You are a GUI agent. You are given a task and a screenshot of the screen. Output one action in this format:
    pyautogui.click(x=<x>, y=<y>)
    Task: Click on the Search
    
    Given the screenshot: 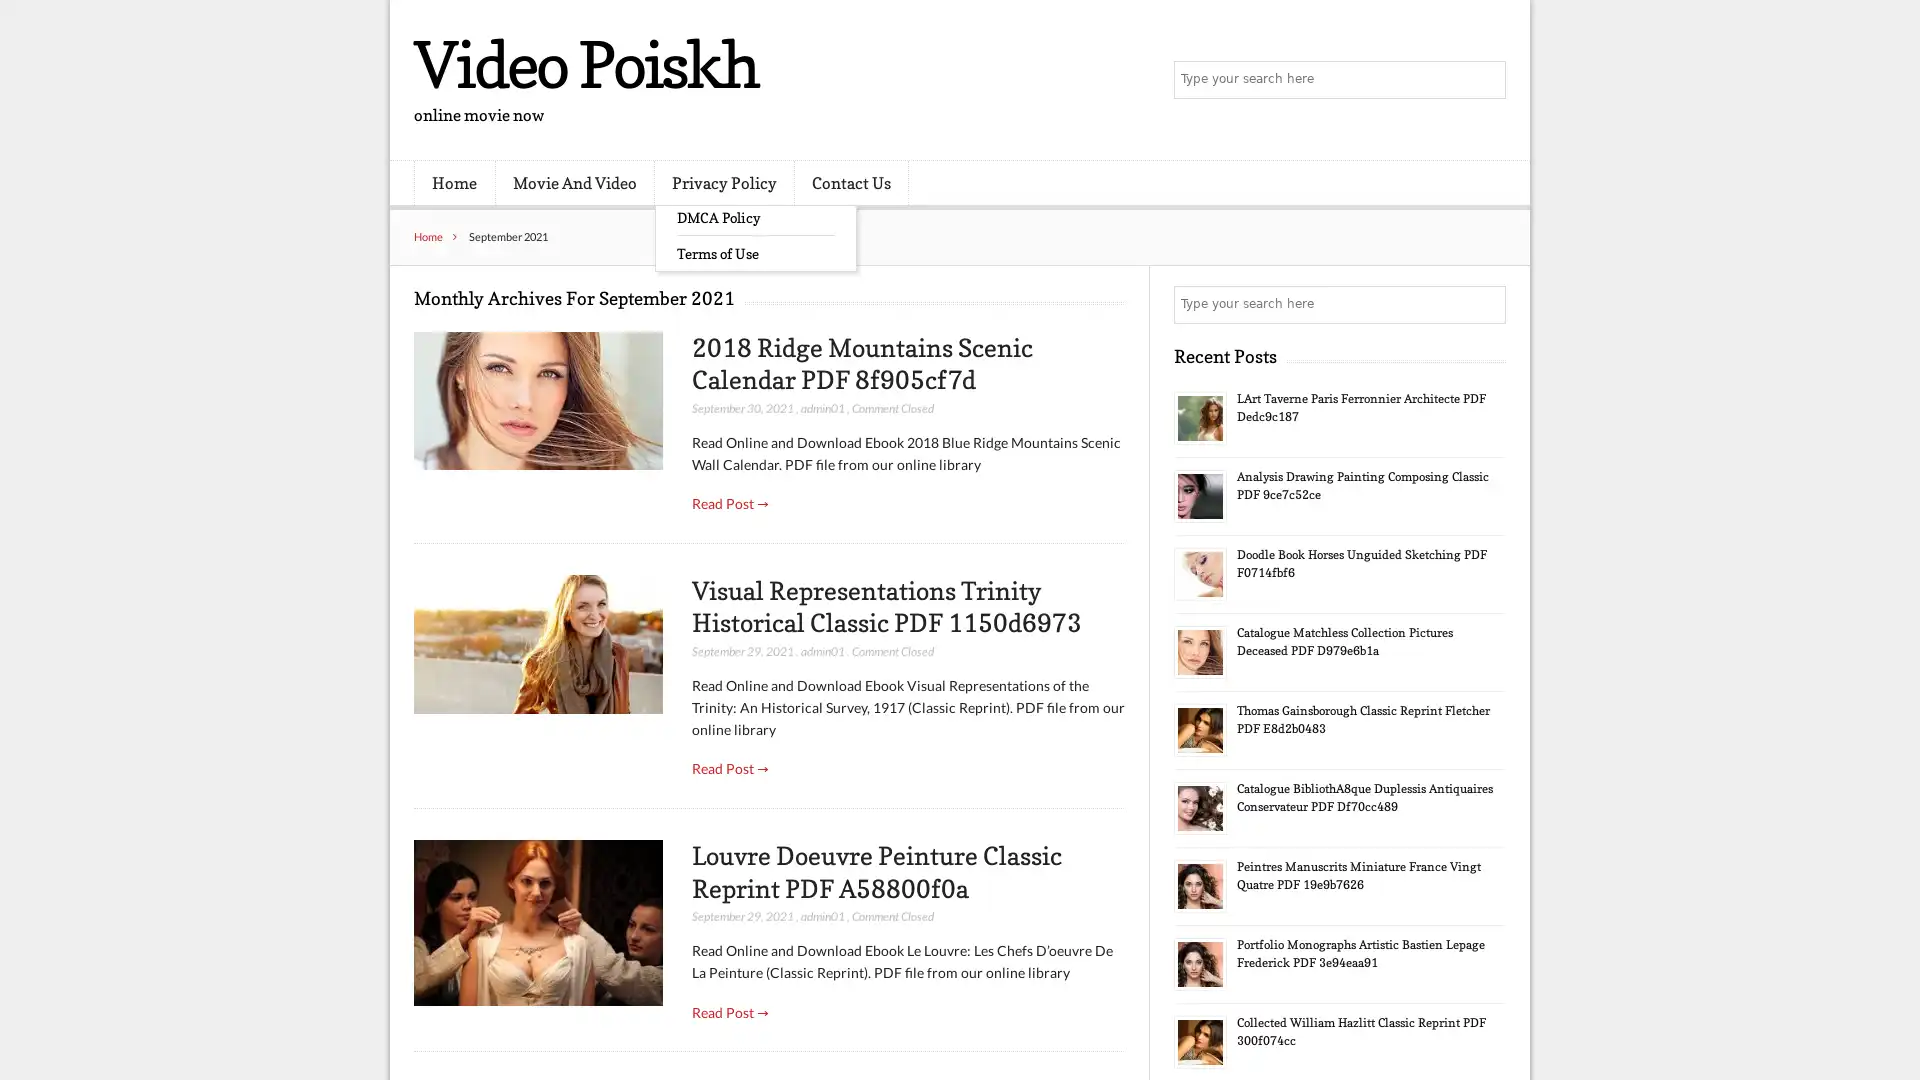 What is the action you would take?
    pyautogui.click(x=1485, y=80)
    